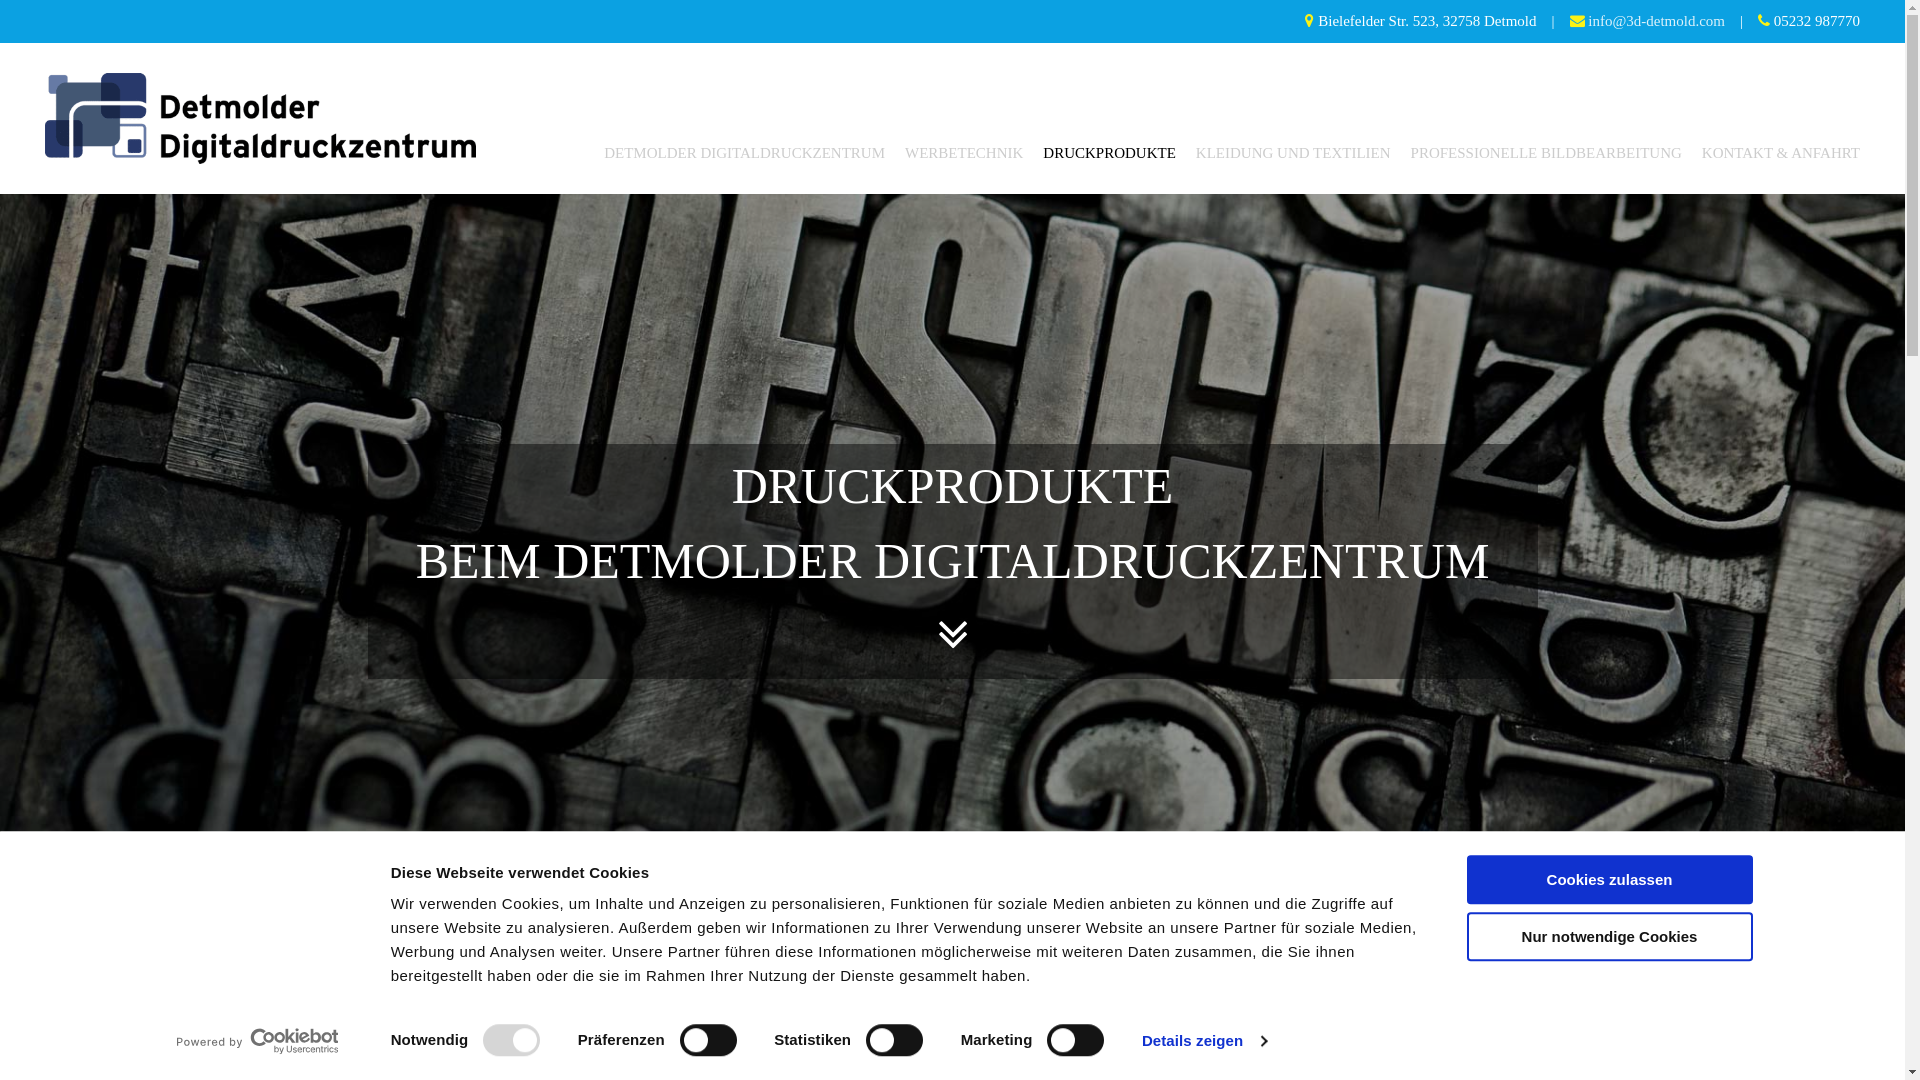 Image resolution: width=1920 pixels, height=1080 pixels. I want to click on 'PROFESSIONELLE BILDBEARBEITUNG', so click(1535, 153).